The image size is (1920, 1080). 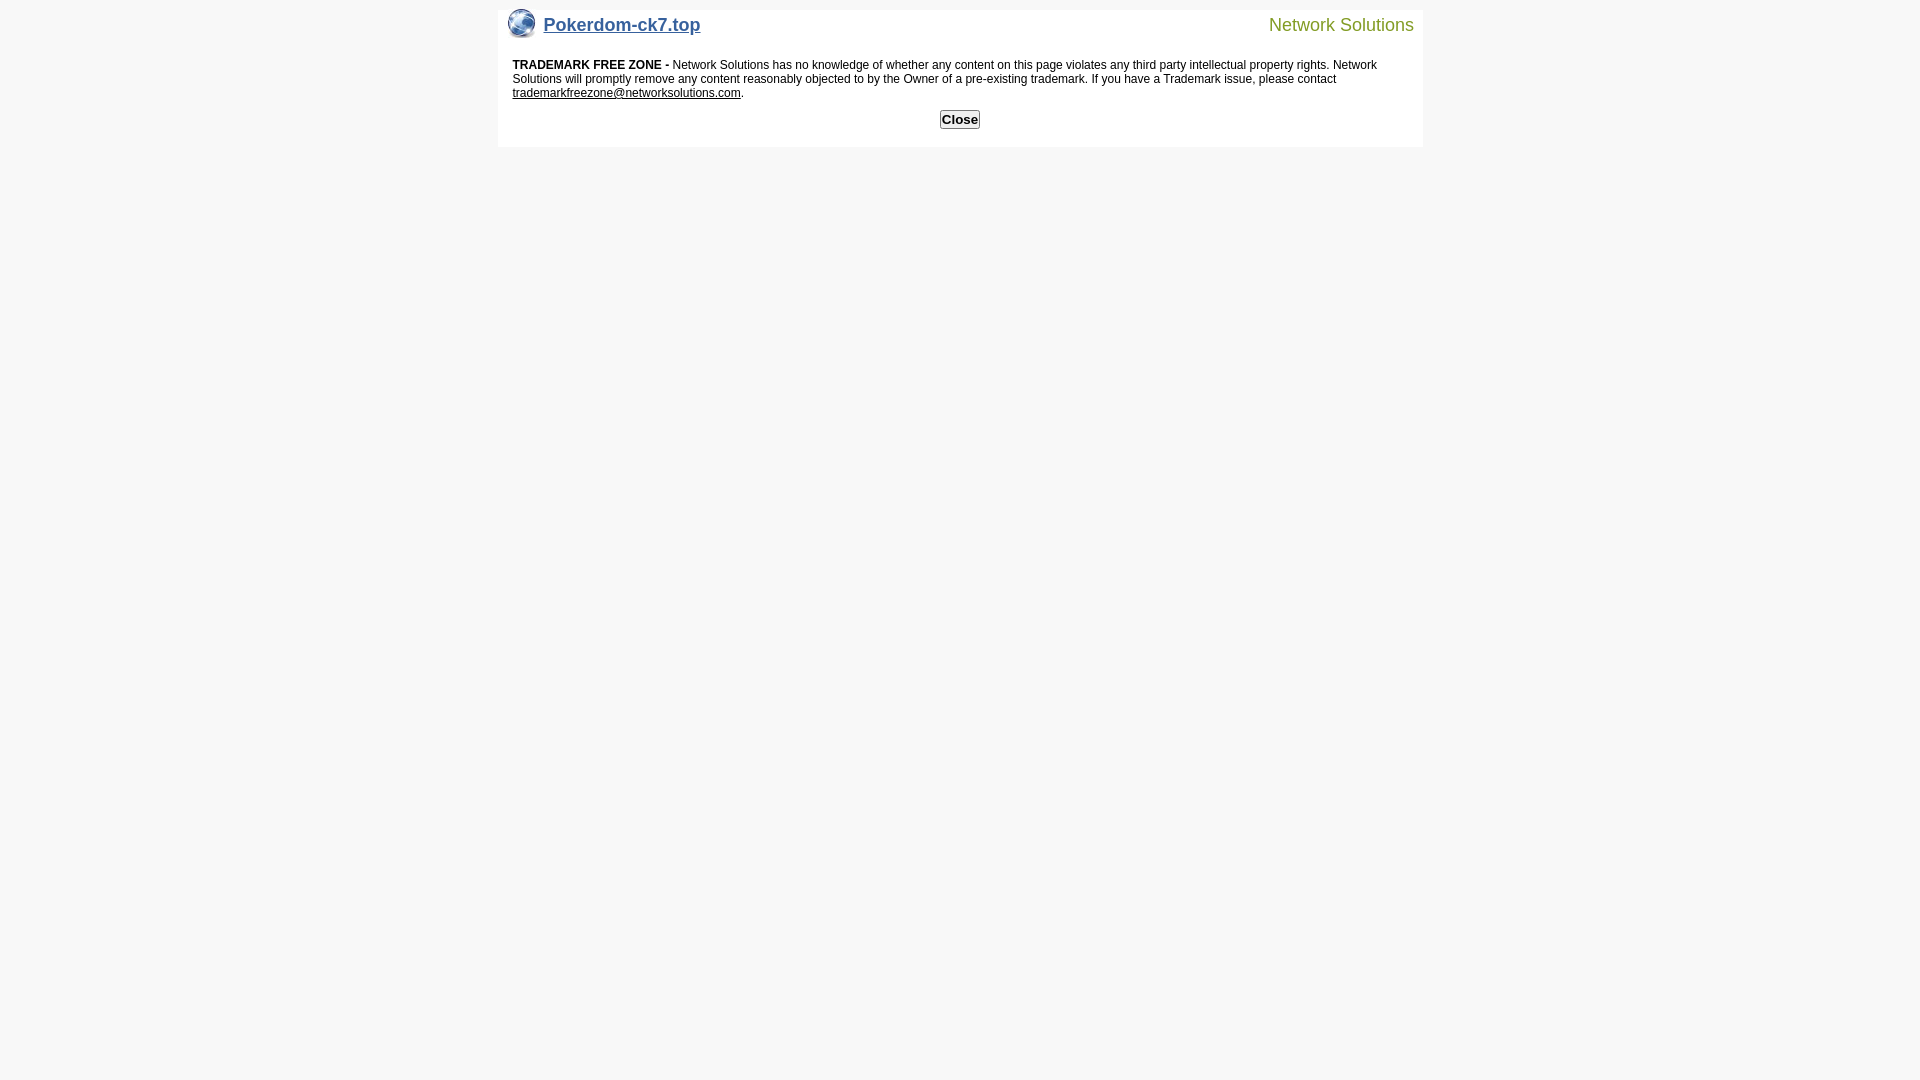 I want to click on 'Network Solutions', so click(x=1329, y=23).